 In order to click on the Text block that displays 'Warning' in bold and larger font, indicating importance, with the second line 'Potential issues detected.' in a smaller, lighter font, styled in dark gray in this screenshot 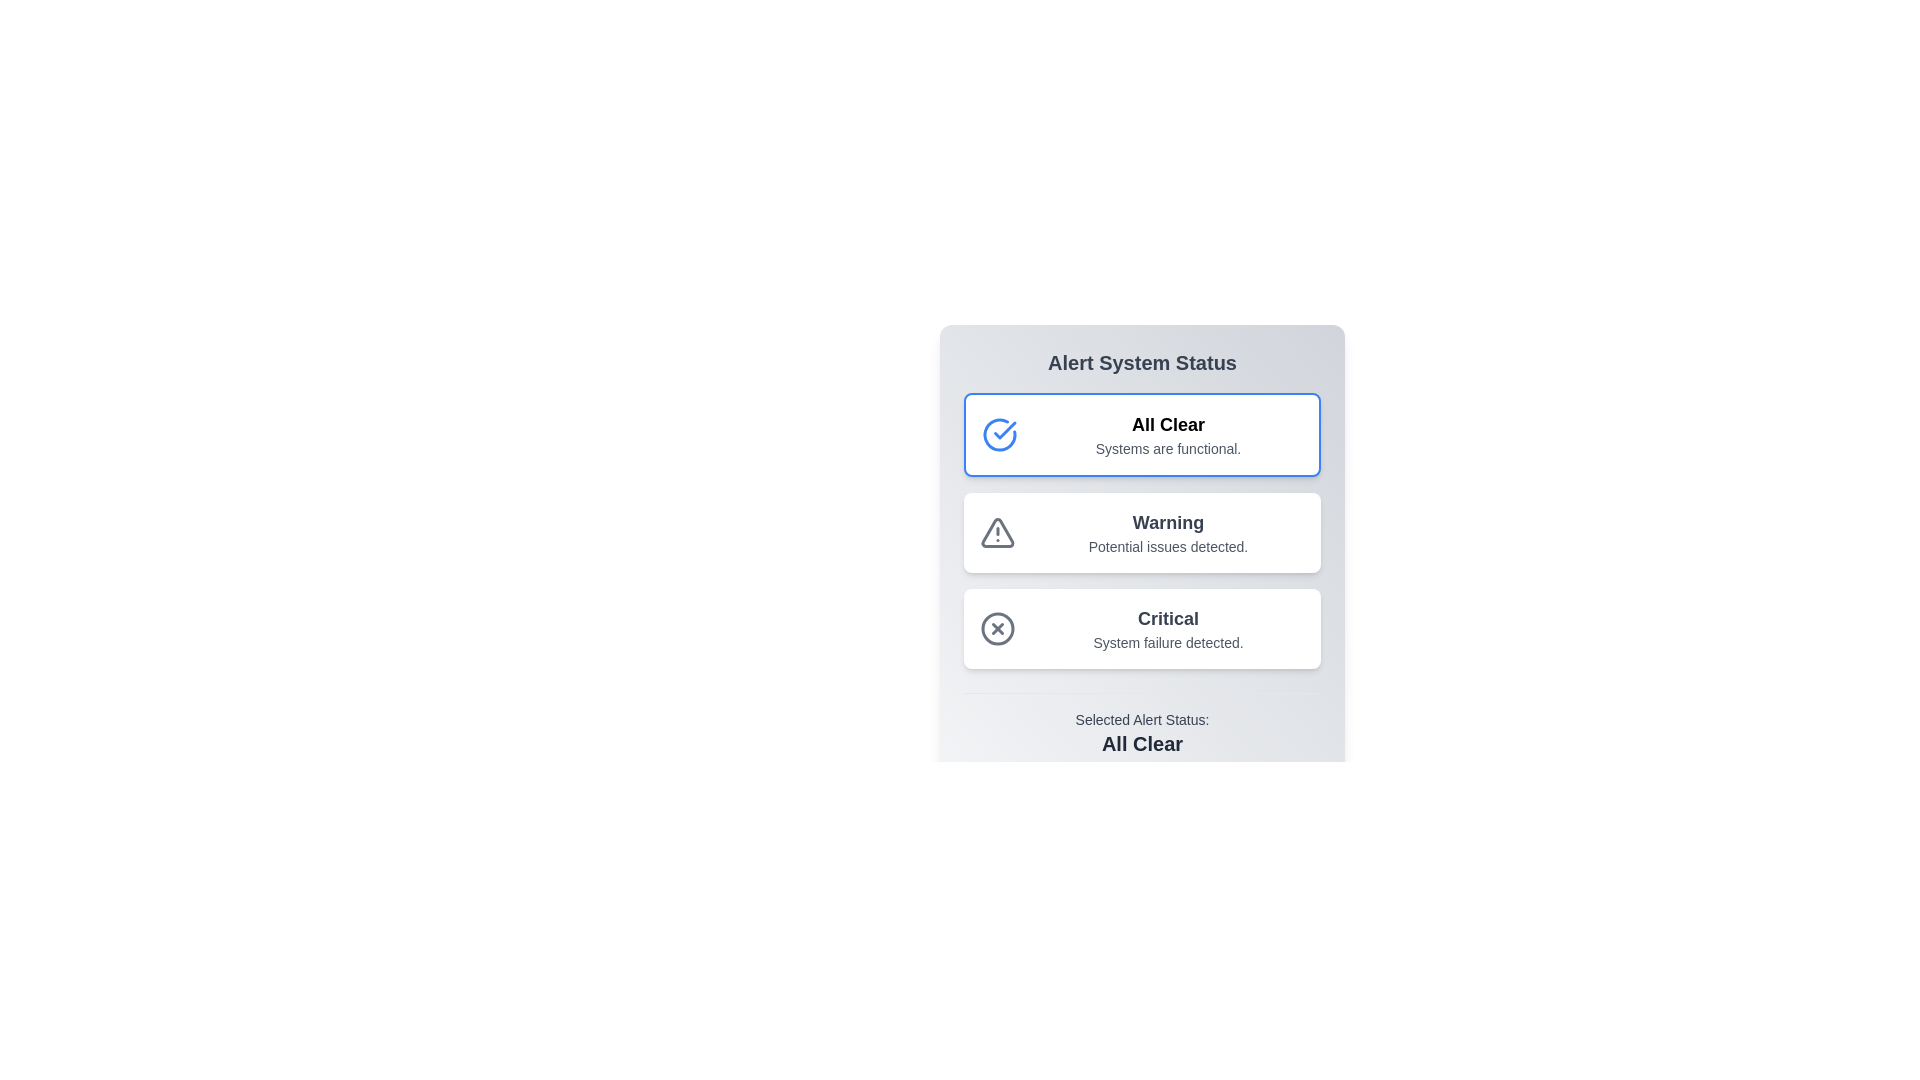, I will do `click(1168, 531)`.